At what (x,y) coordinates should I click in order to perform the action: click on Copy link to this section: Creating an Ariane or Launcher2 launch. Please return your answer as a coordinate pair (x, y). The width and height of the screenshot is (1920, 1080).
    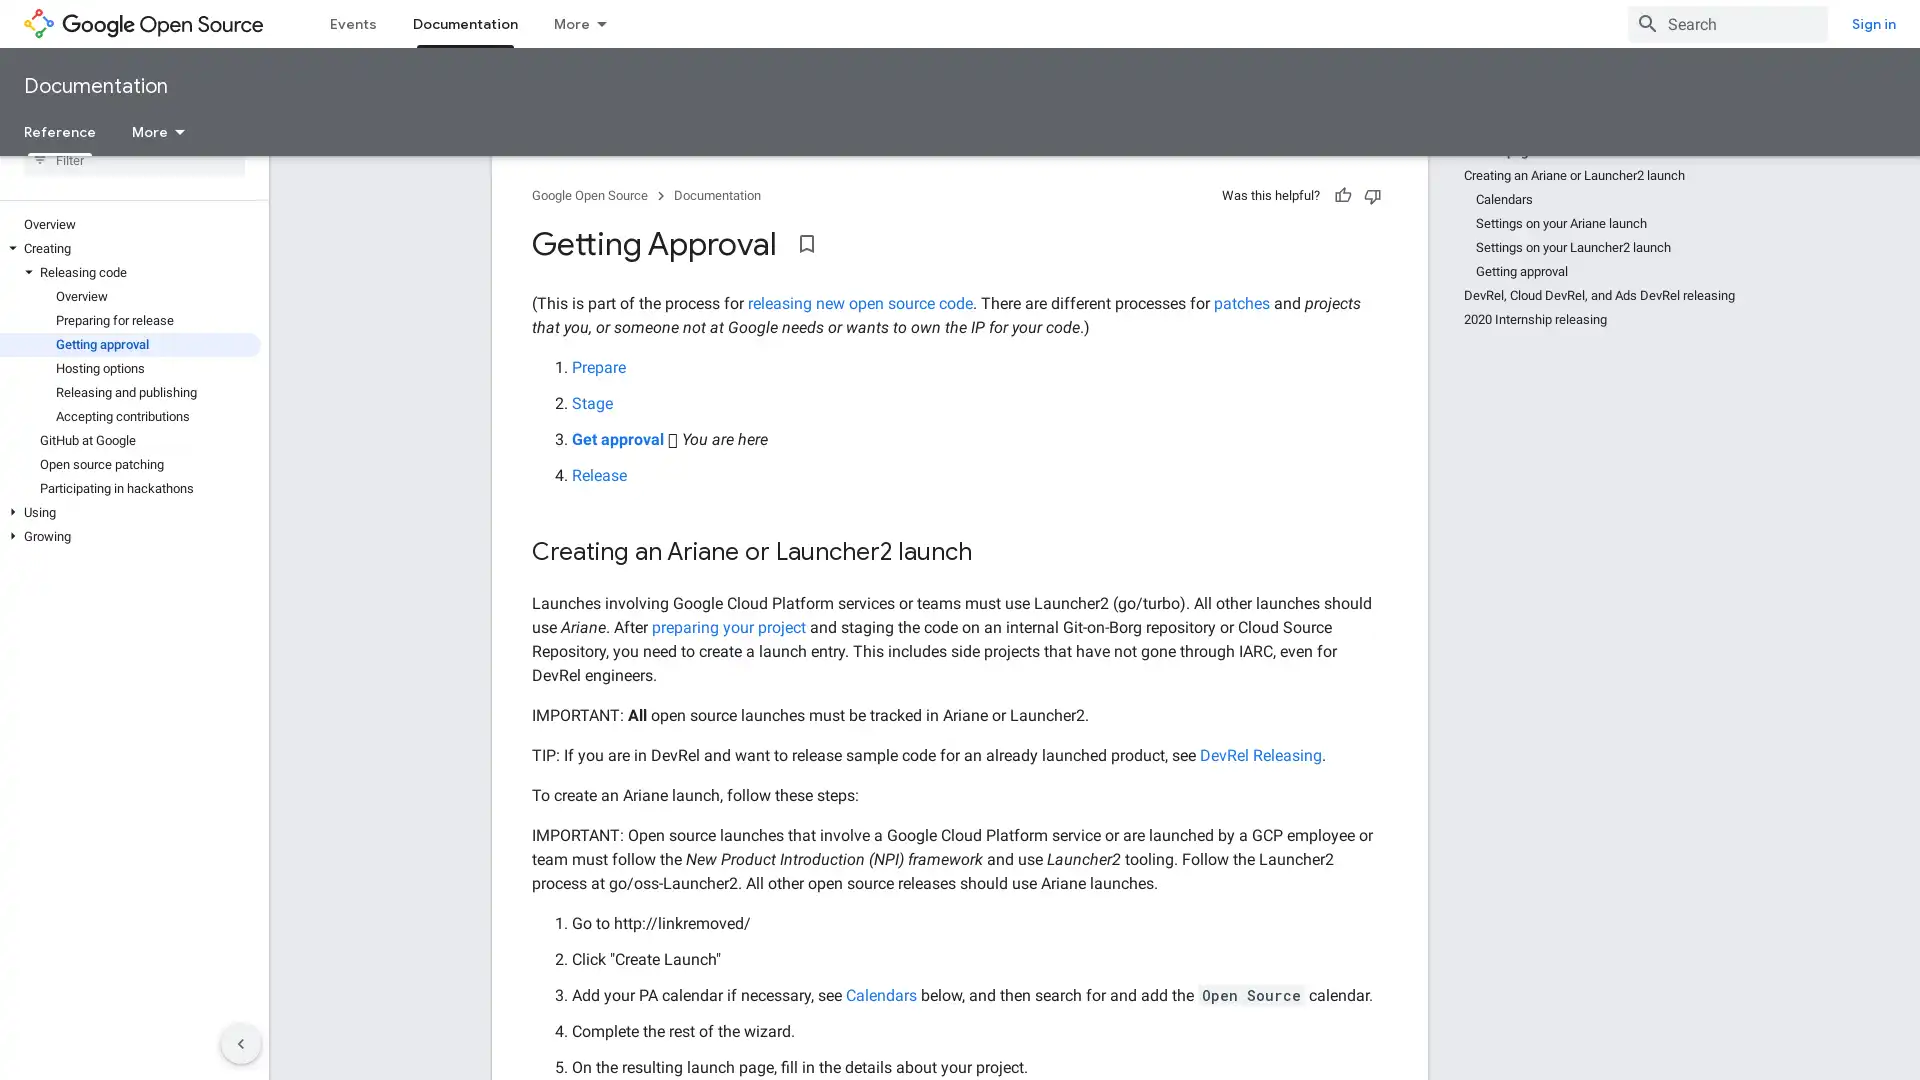
    Looking at the image, I should click on (992, 588).